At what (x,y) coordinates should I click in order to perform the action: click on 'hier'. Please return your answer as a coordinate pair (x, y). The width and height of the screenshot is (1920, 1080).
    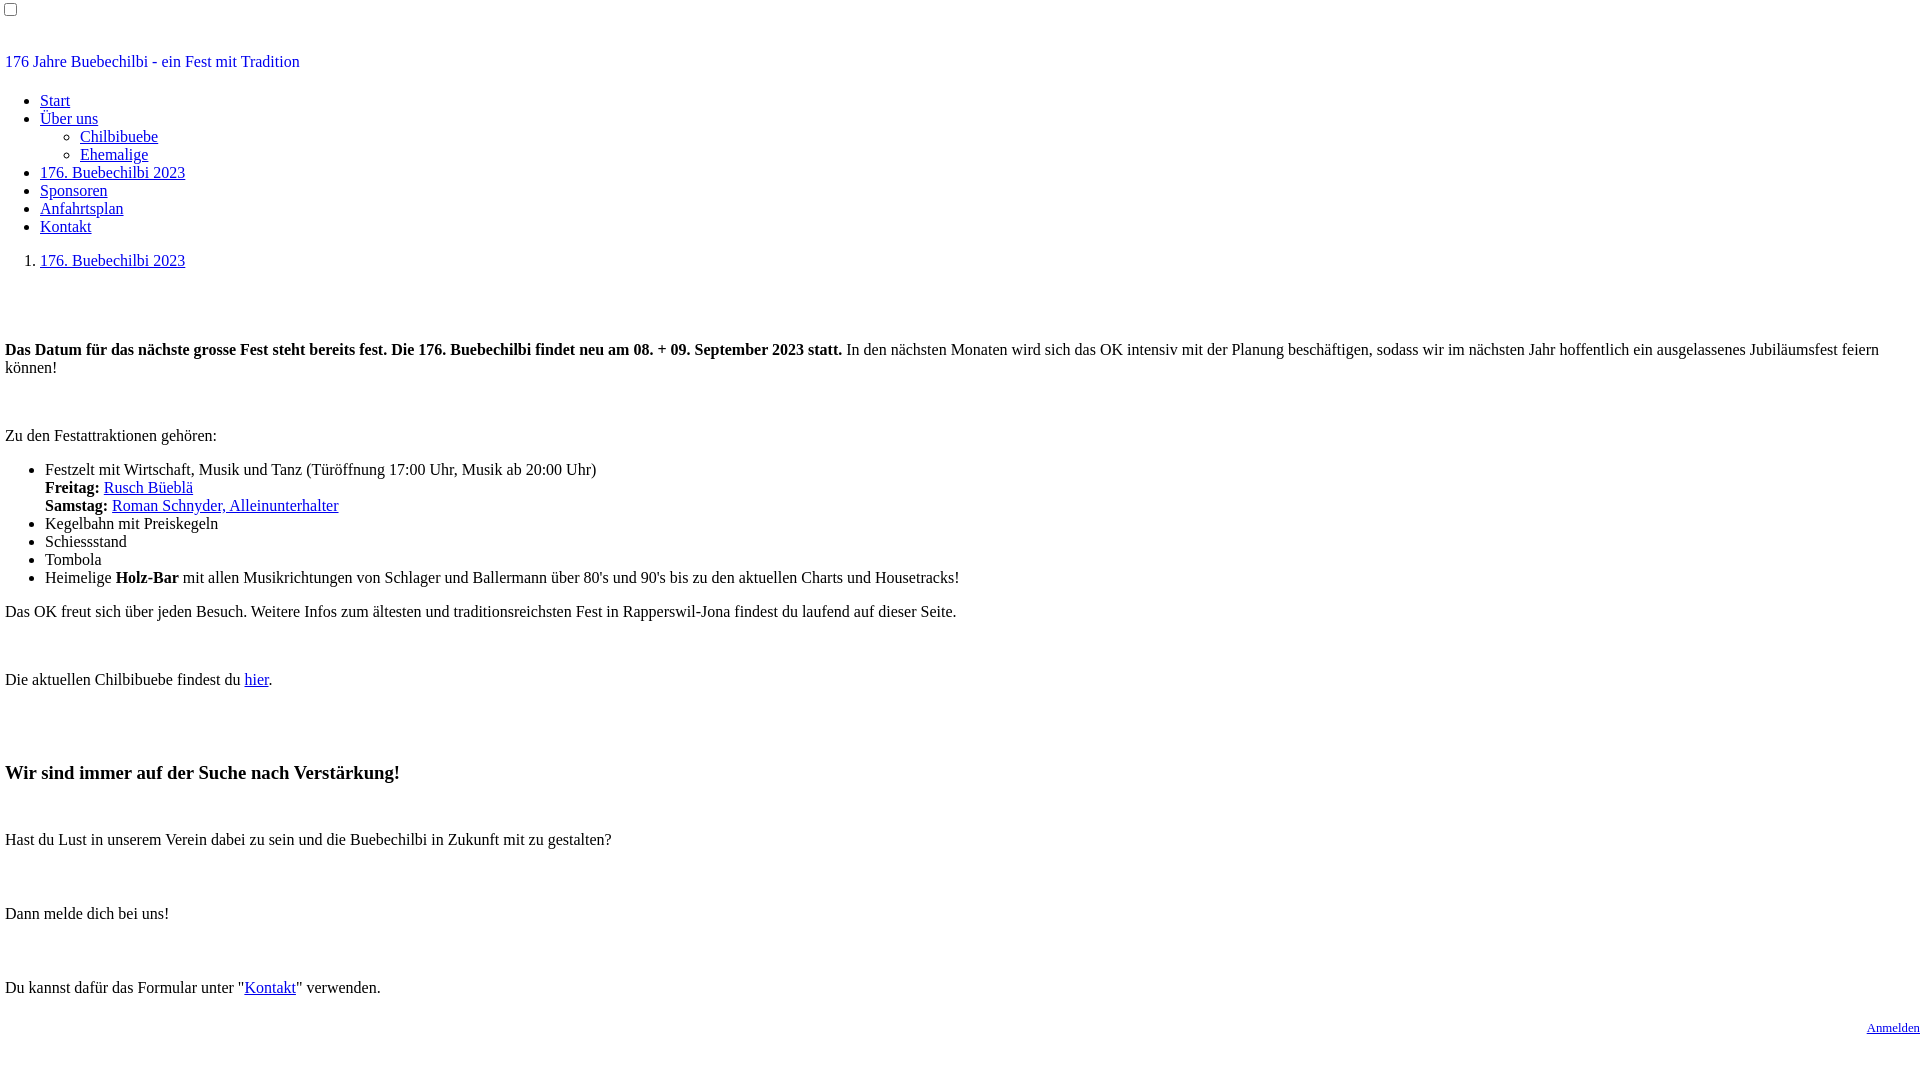
    Looking at the image, I should click on (254, 678).